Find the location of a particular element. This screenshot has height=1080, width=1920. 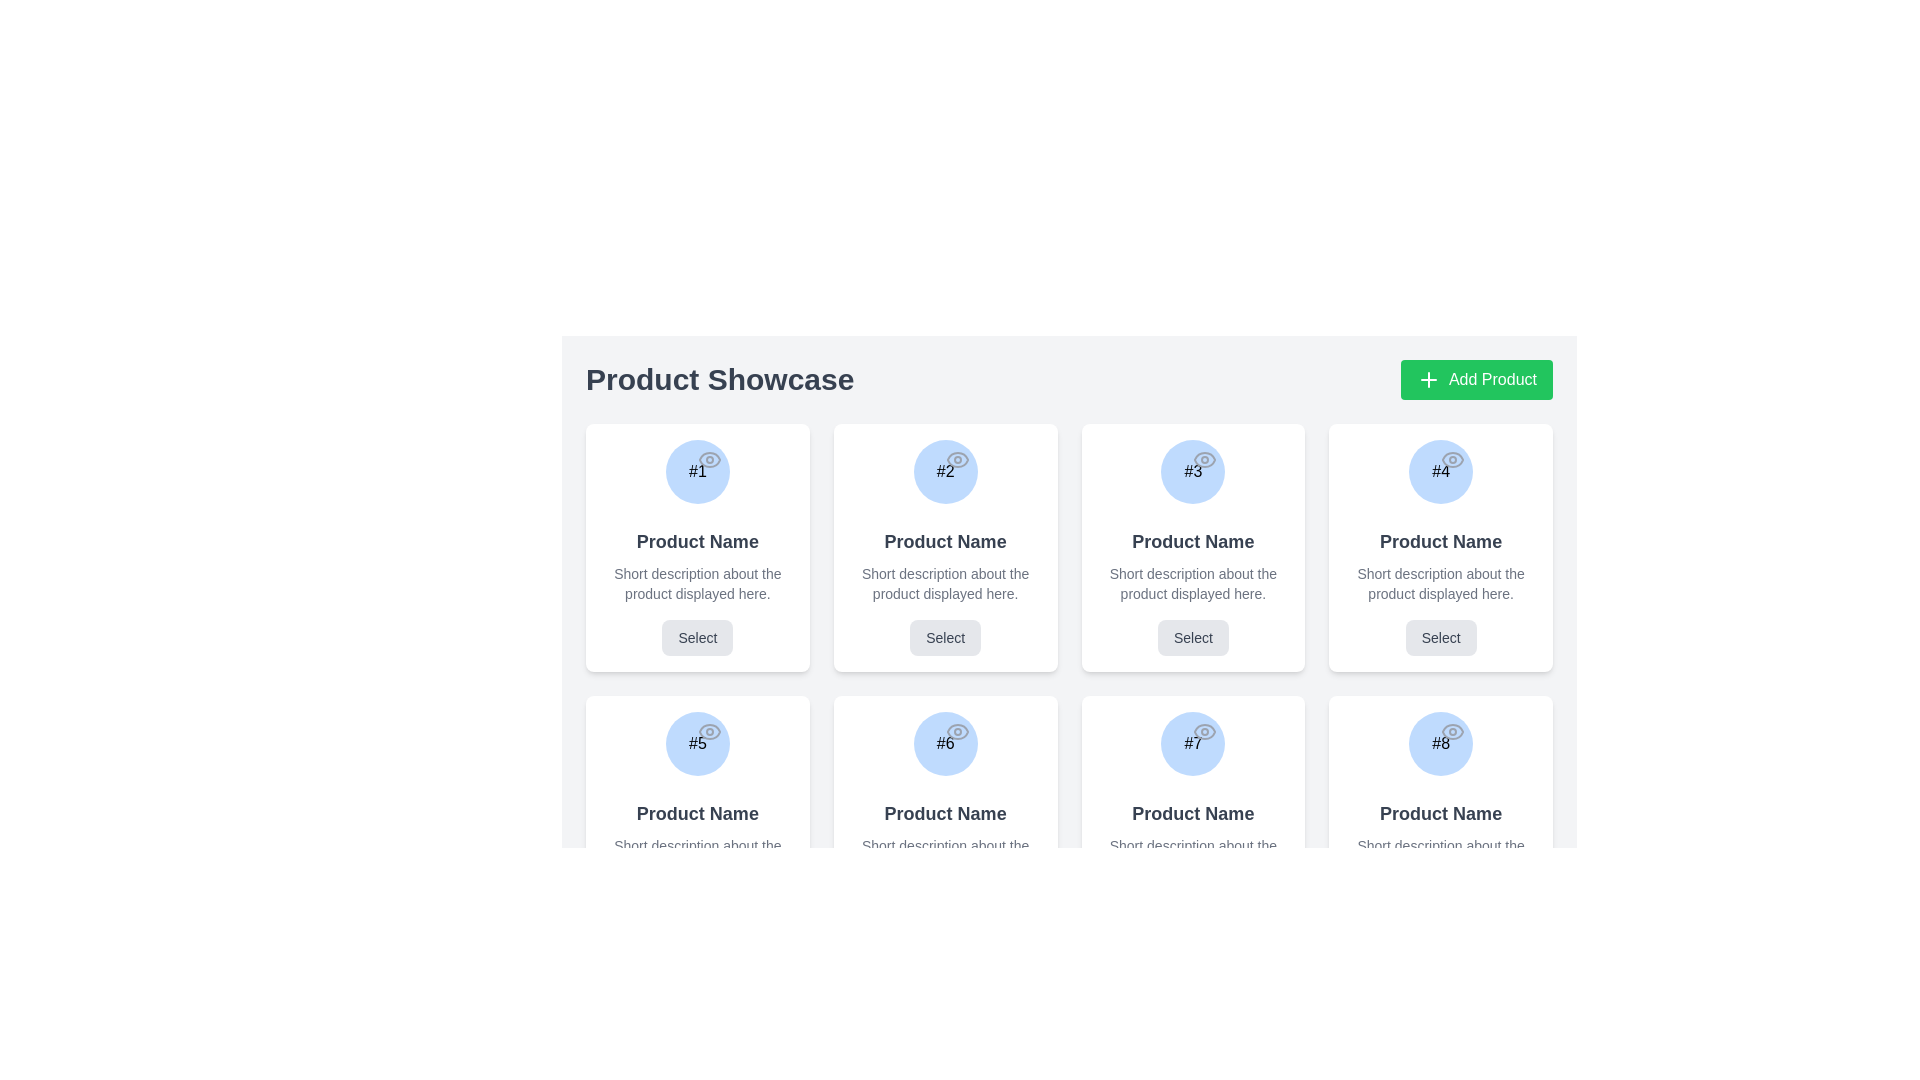

the 'Add Product' button which contains the icon representing the action of adding a new product for accessibility is located at coordinates (1427, 380).